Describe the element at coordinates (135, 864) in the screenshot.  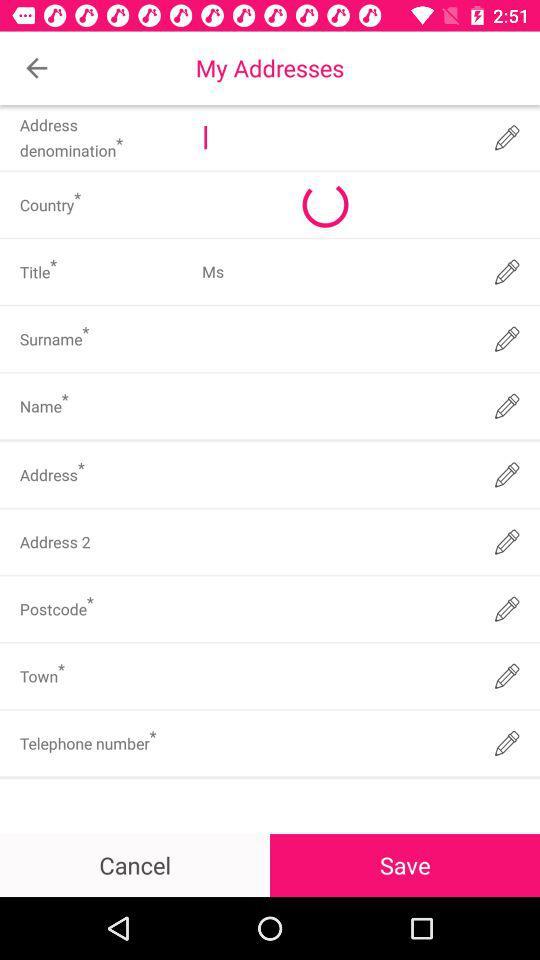
I see `icon to the left of save` at that location.